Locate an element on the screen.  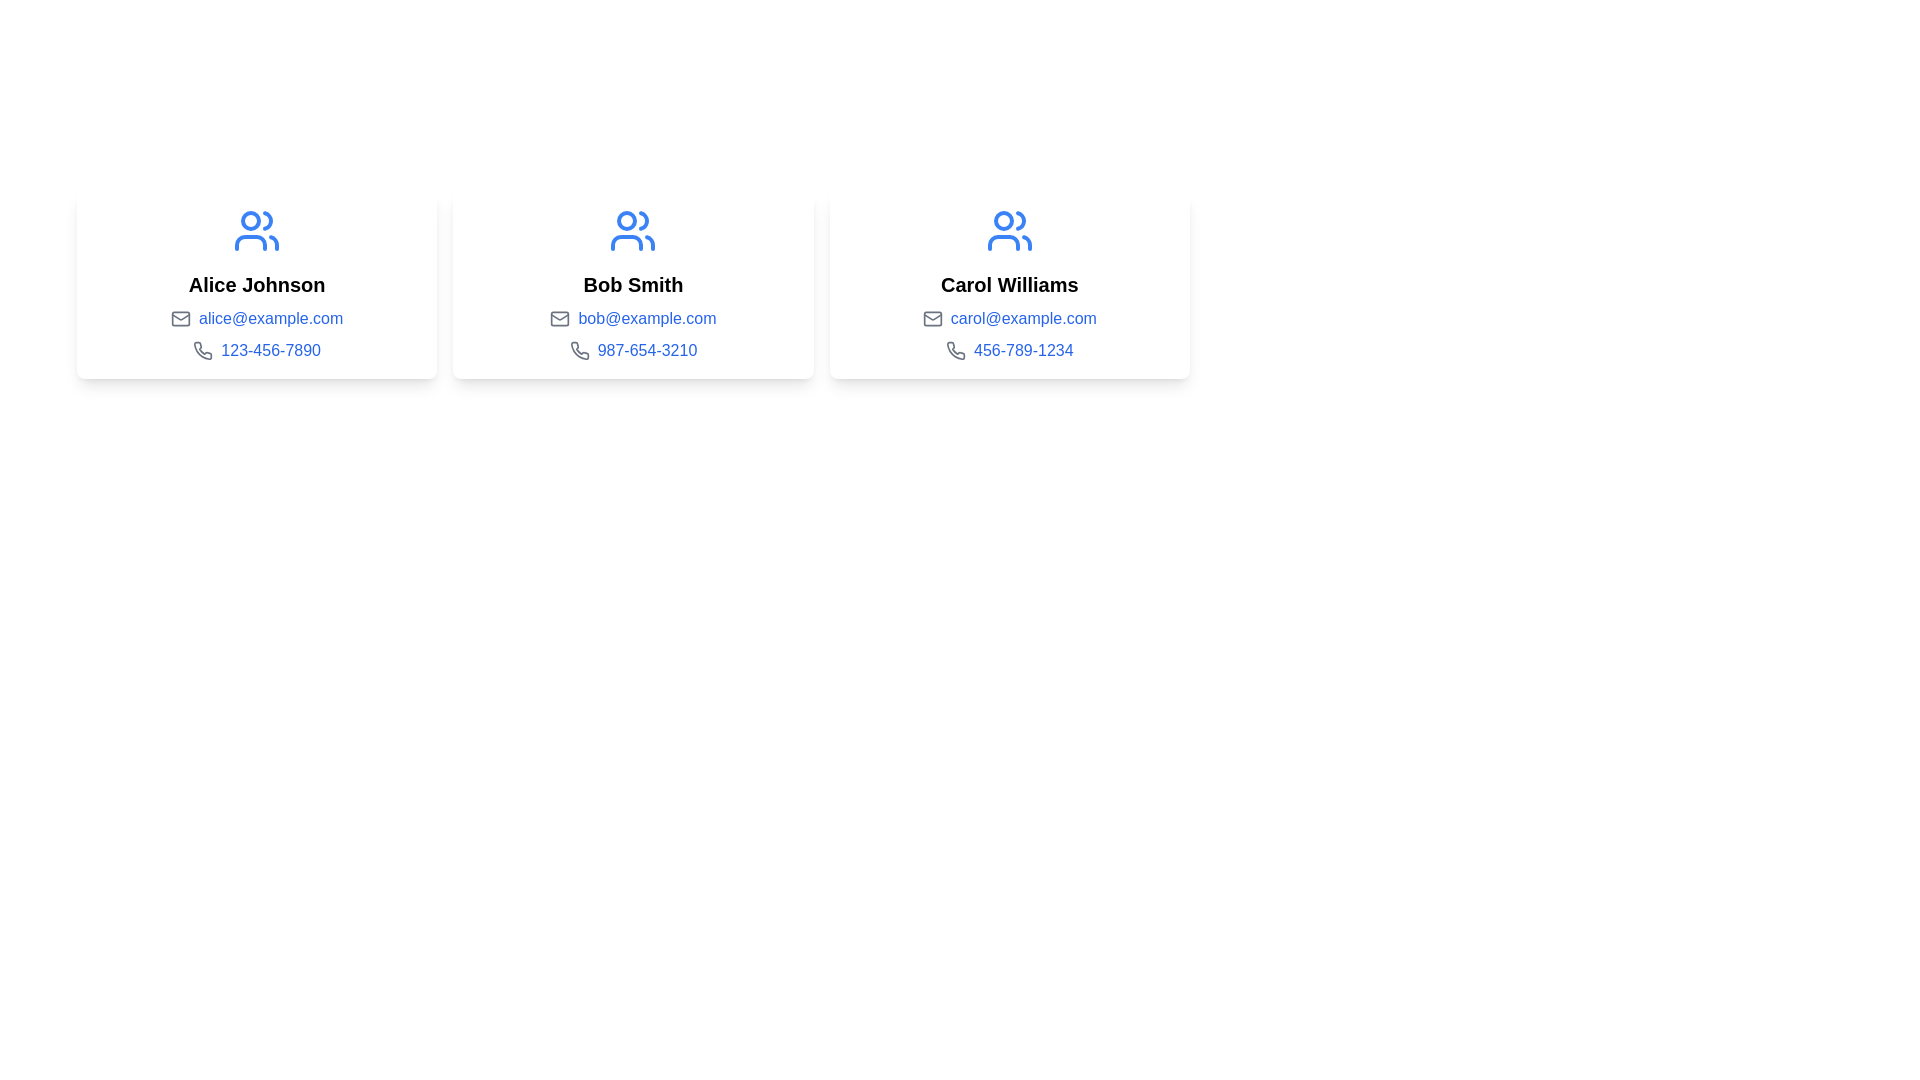
the phone handset icon represented as an SVG graphic located in the bottom section of the card labeled 'Bob Smith', beside the phone number '987-654-3210' is located at coordinates (578, 350).